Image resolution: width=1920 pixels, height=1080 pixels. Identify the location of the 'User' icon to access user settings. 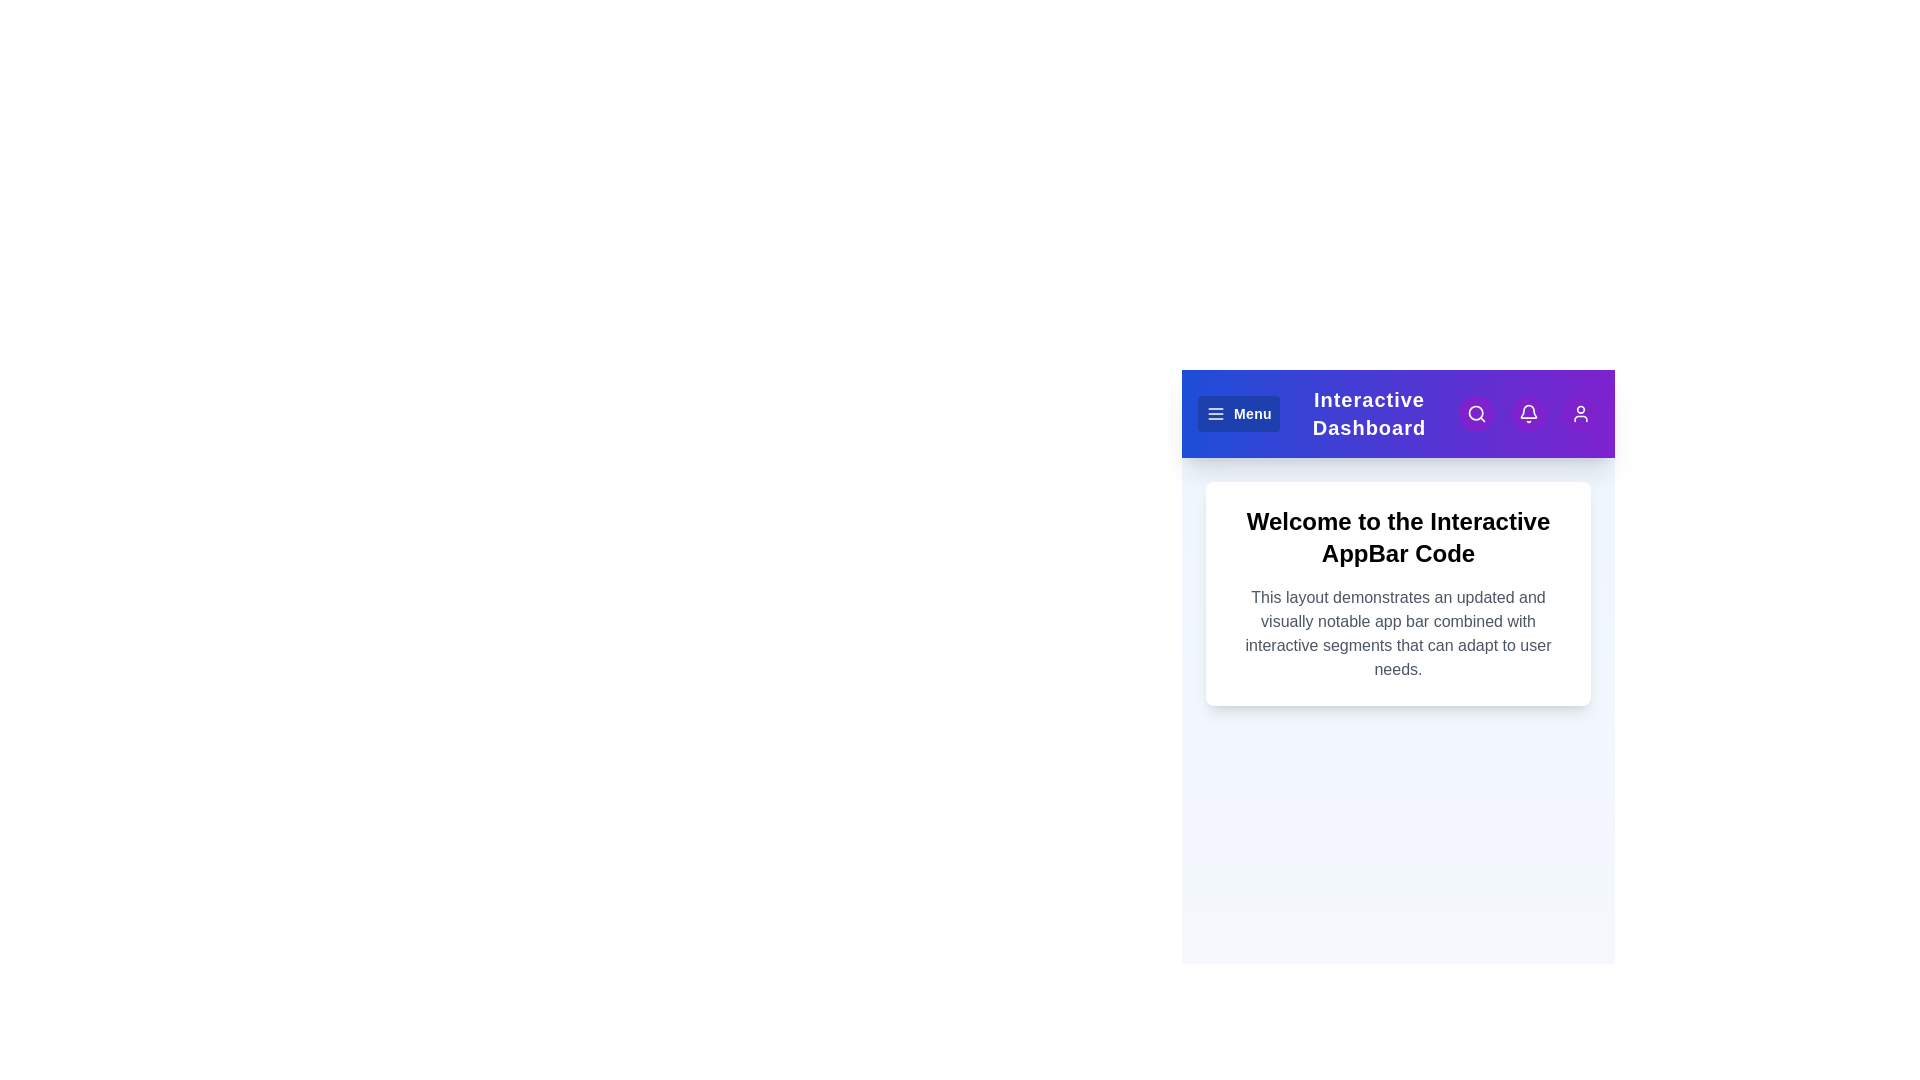
(1579, 412).